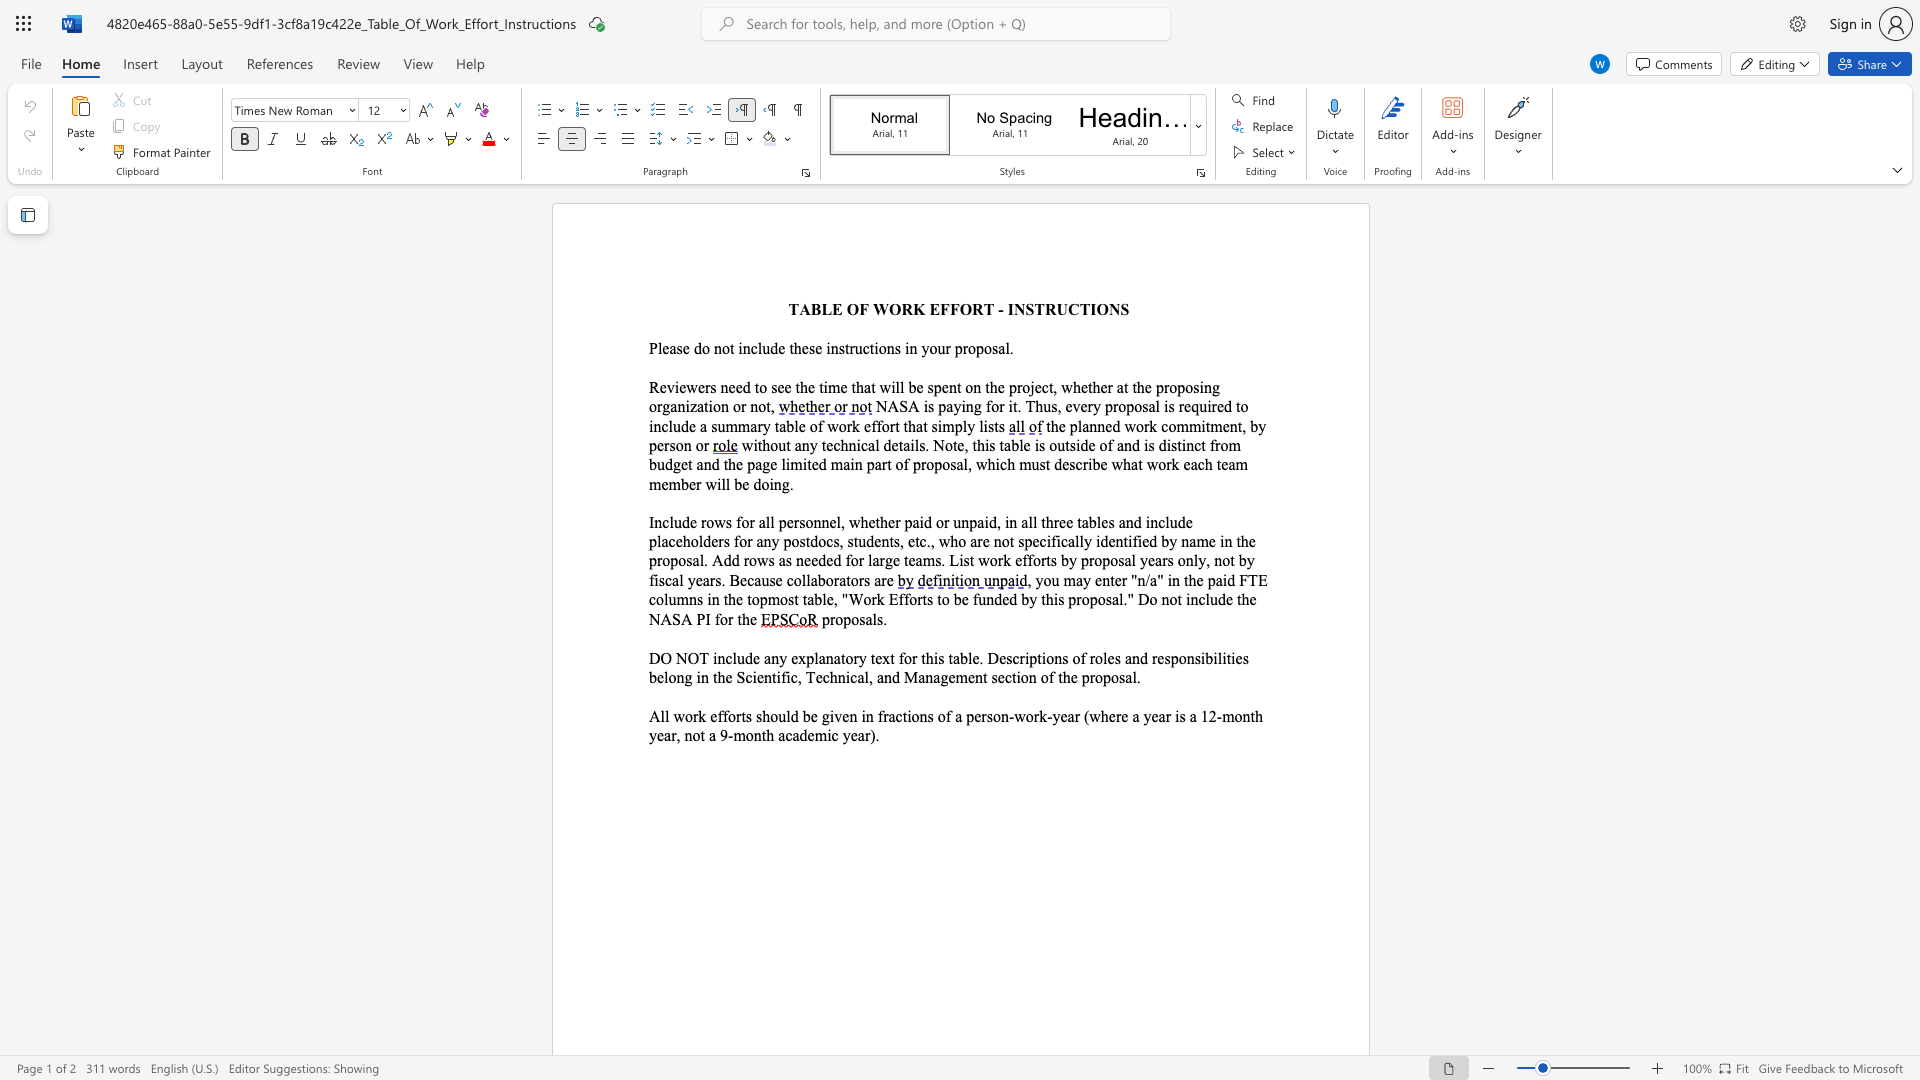  I want to click on the subset text "lease do not include these instructions in your proposa" within the text "Please do not include these instructions in your proposal.", so click(657, 347).